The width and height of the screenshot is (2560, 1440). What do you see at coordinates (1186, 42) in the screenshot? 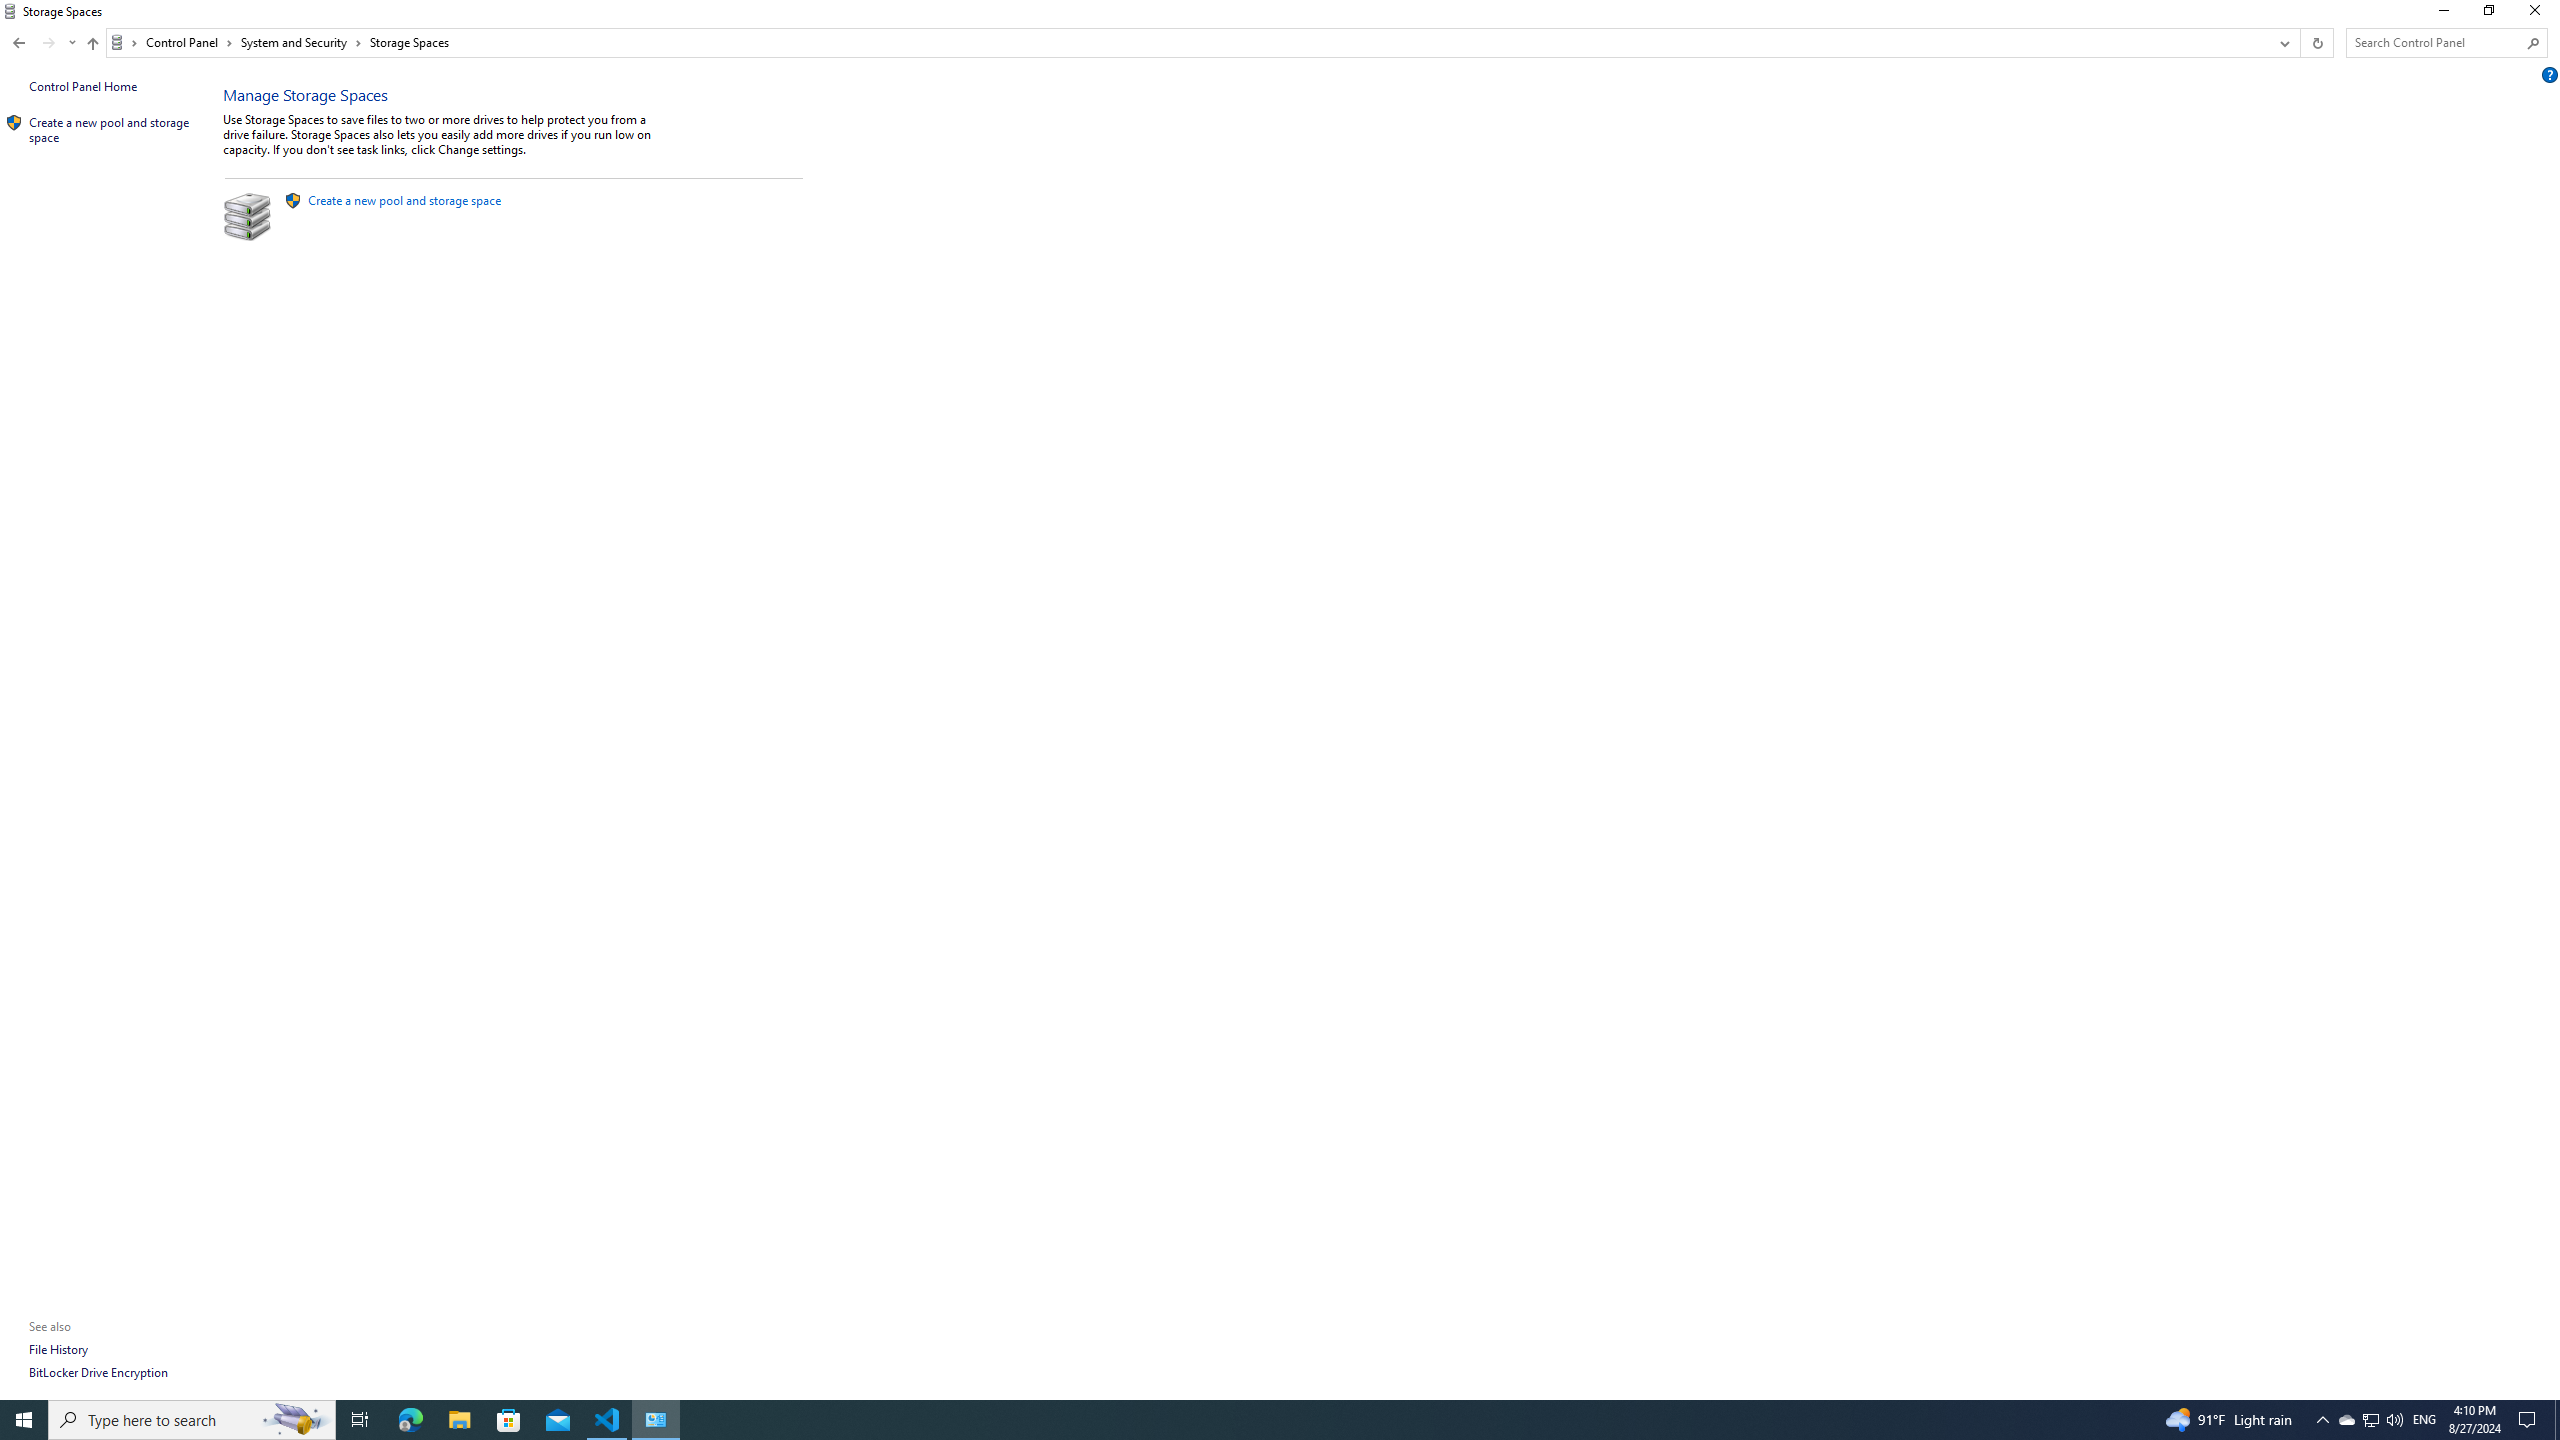
I see `'Address: Control Panel\System and Security\Storage Spaces'` at bounding box center [1186, 42].